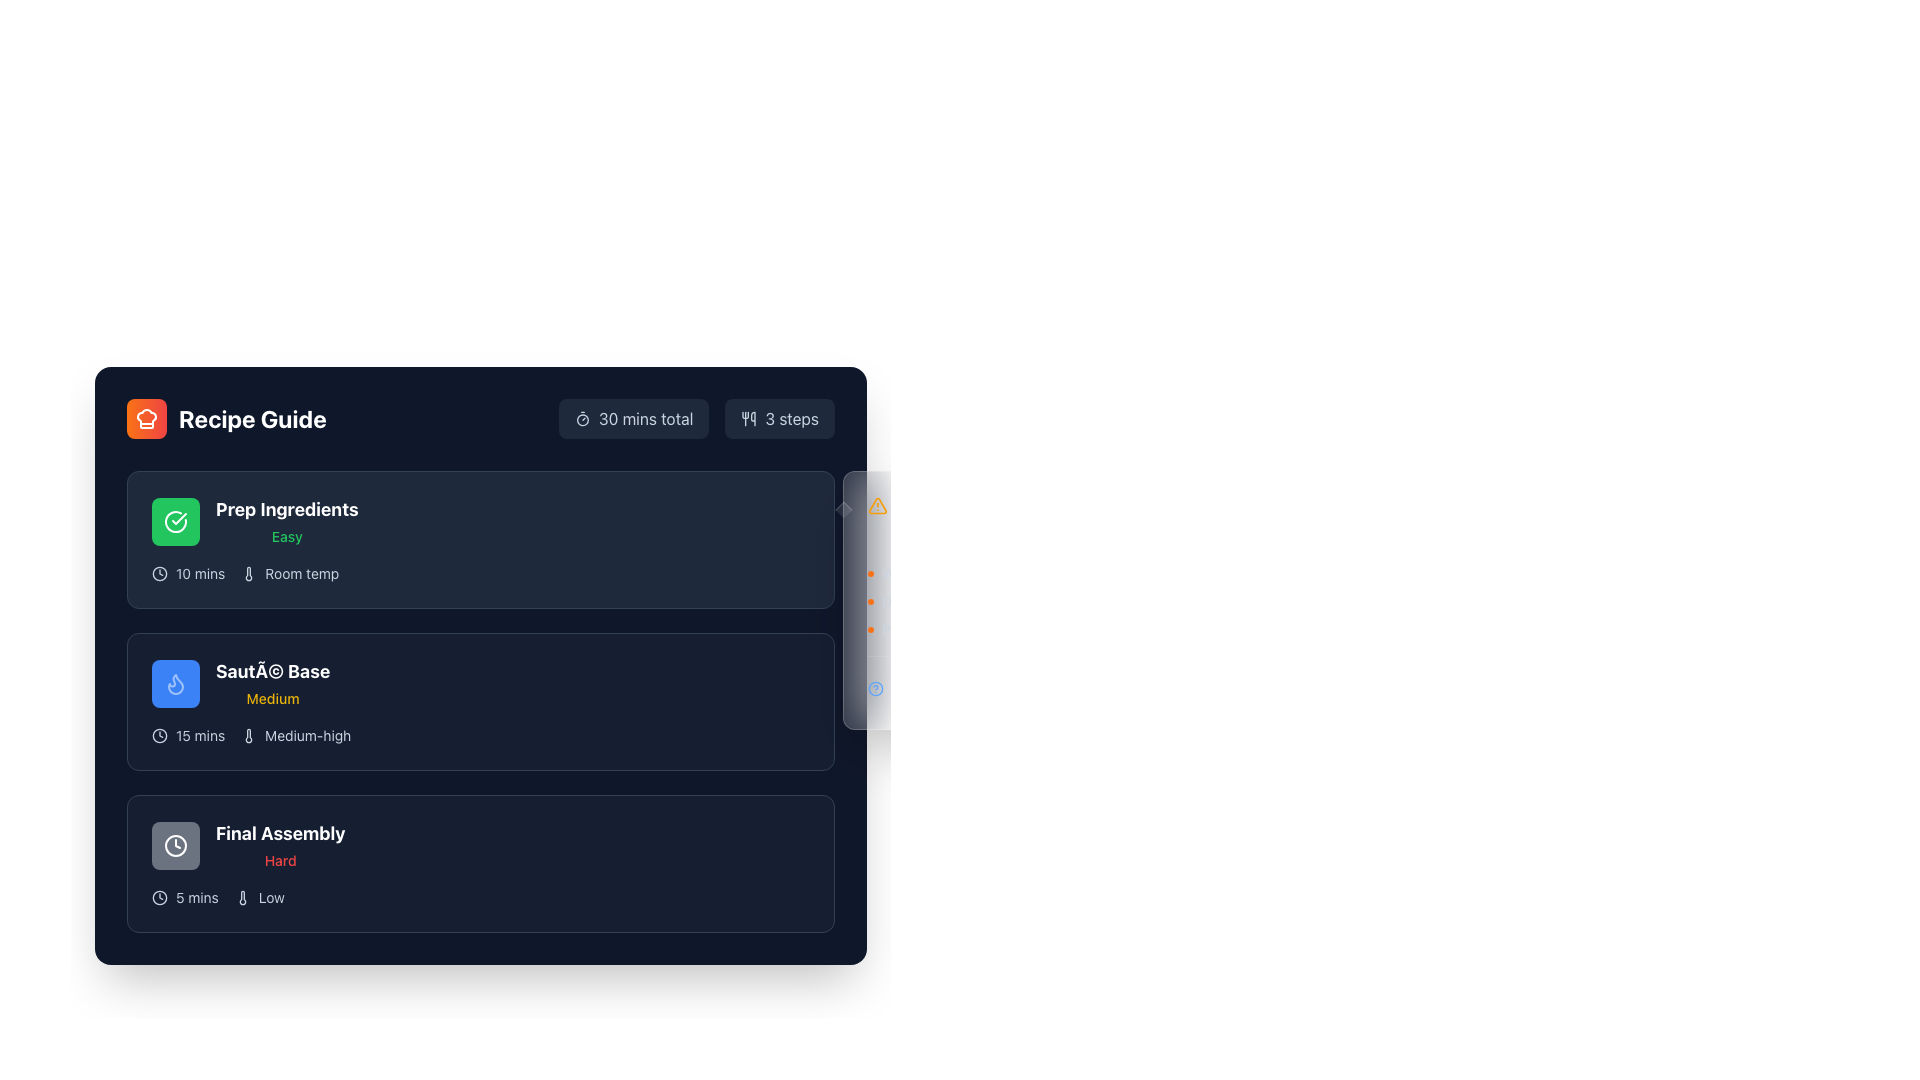 The image size is (1920, 1080). What do you see at coordinates (289, 574) in the screenshot?
I see `the descriptive information block component that contains a thermometer icon and the text 'Room temp', positioned to the right of '10 mins' and below 'Prep Ingredients'` at bounding box center [289, 574].